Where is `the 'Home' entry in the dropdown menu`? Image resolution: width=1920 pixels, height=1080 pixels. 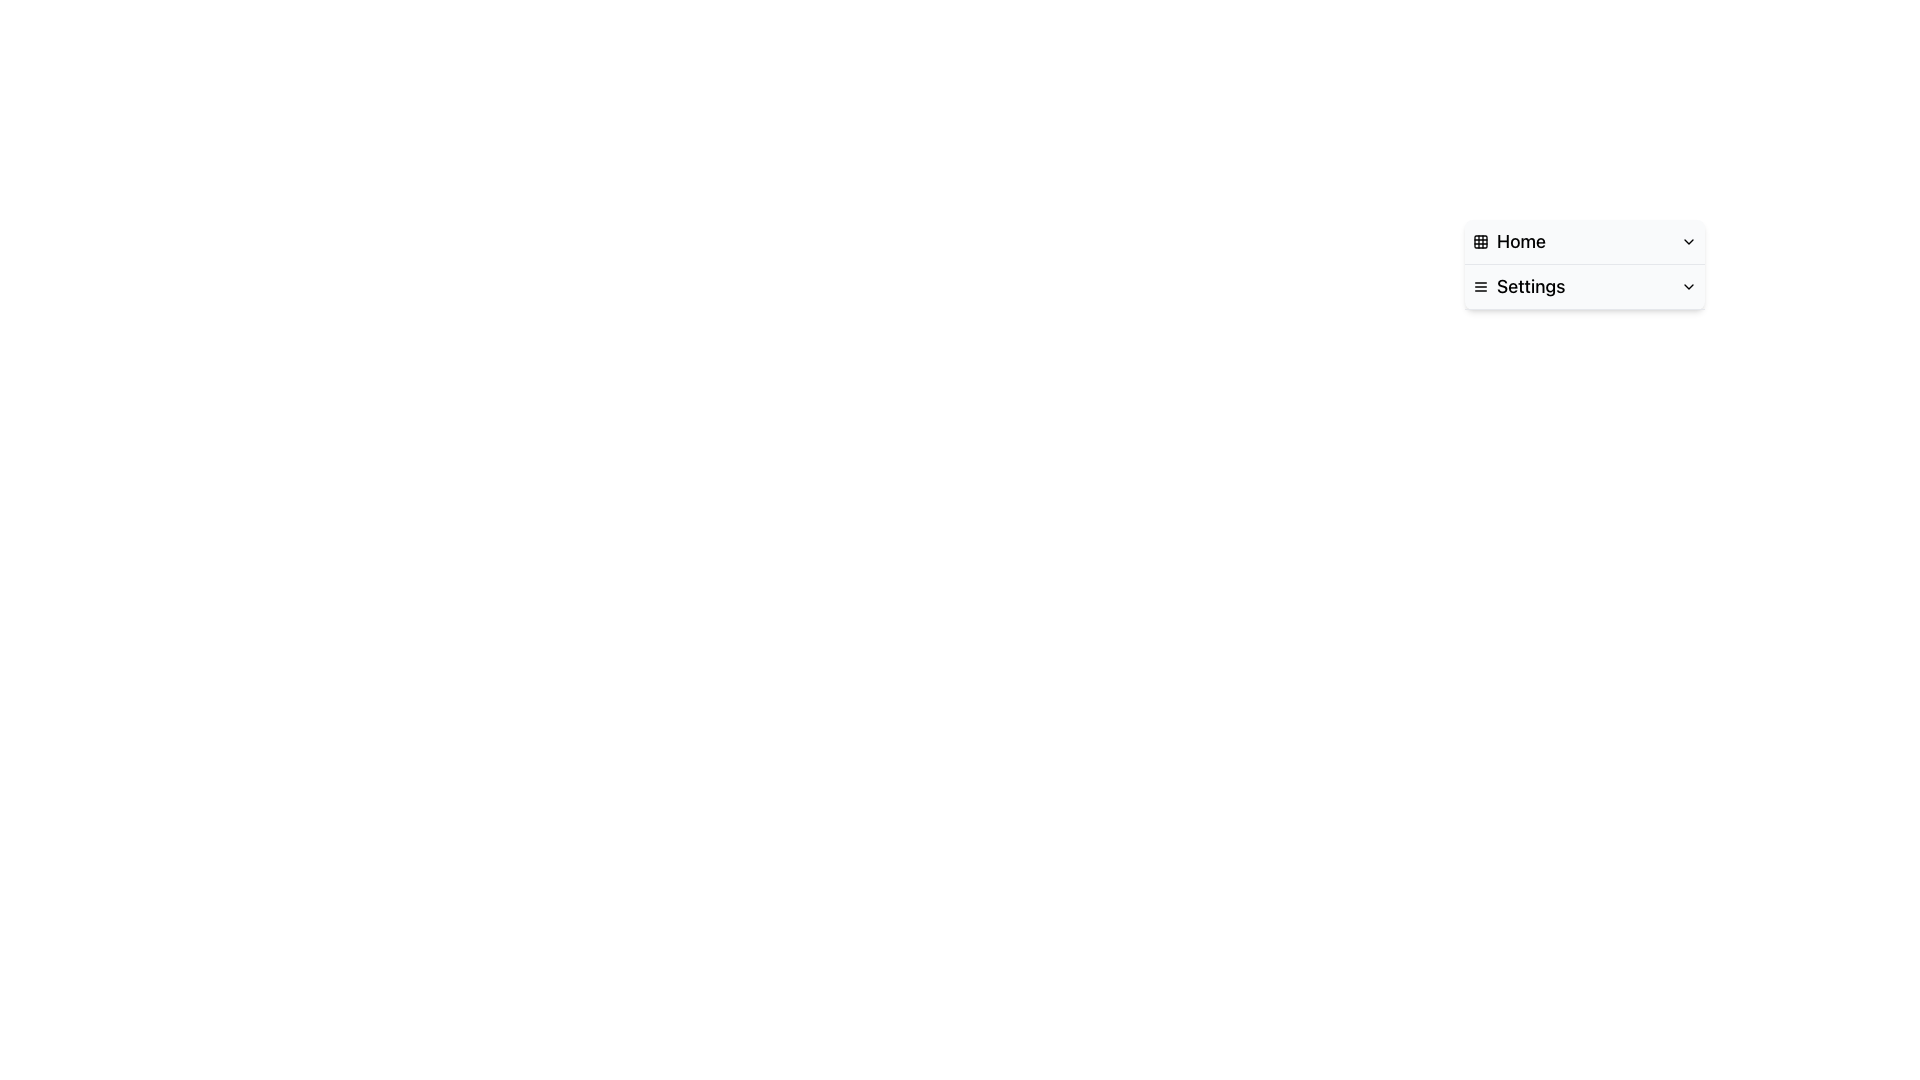
the 'Home' entry in the dropdown menu is located at coordinates (1583, 241).